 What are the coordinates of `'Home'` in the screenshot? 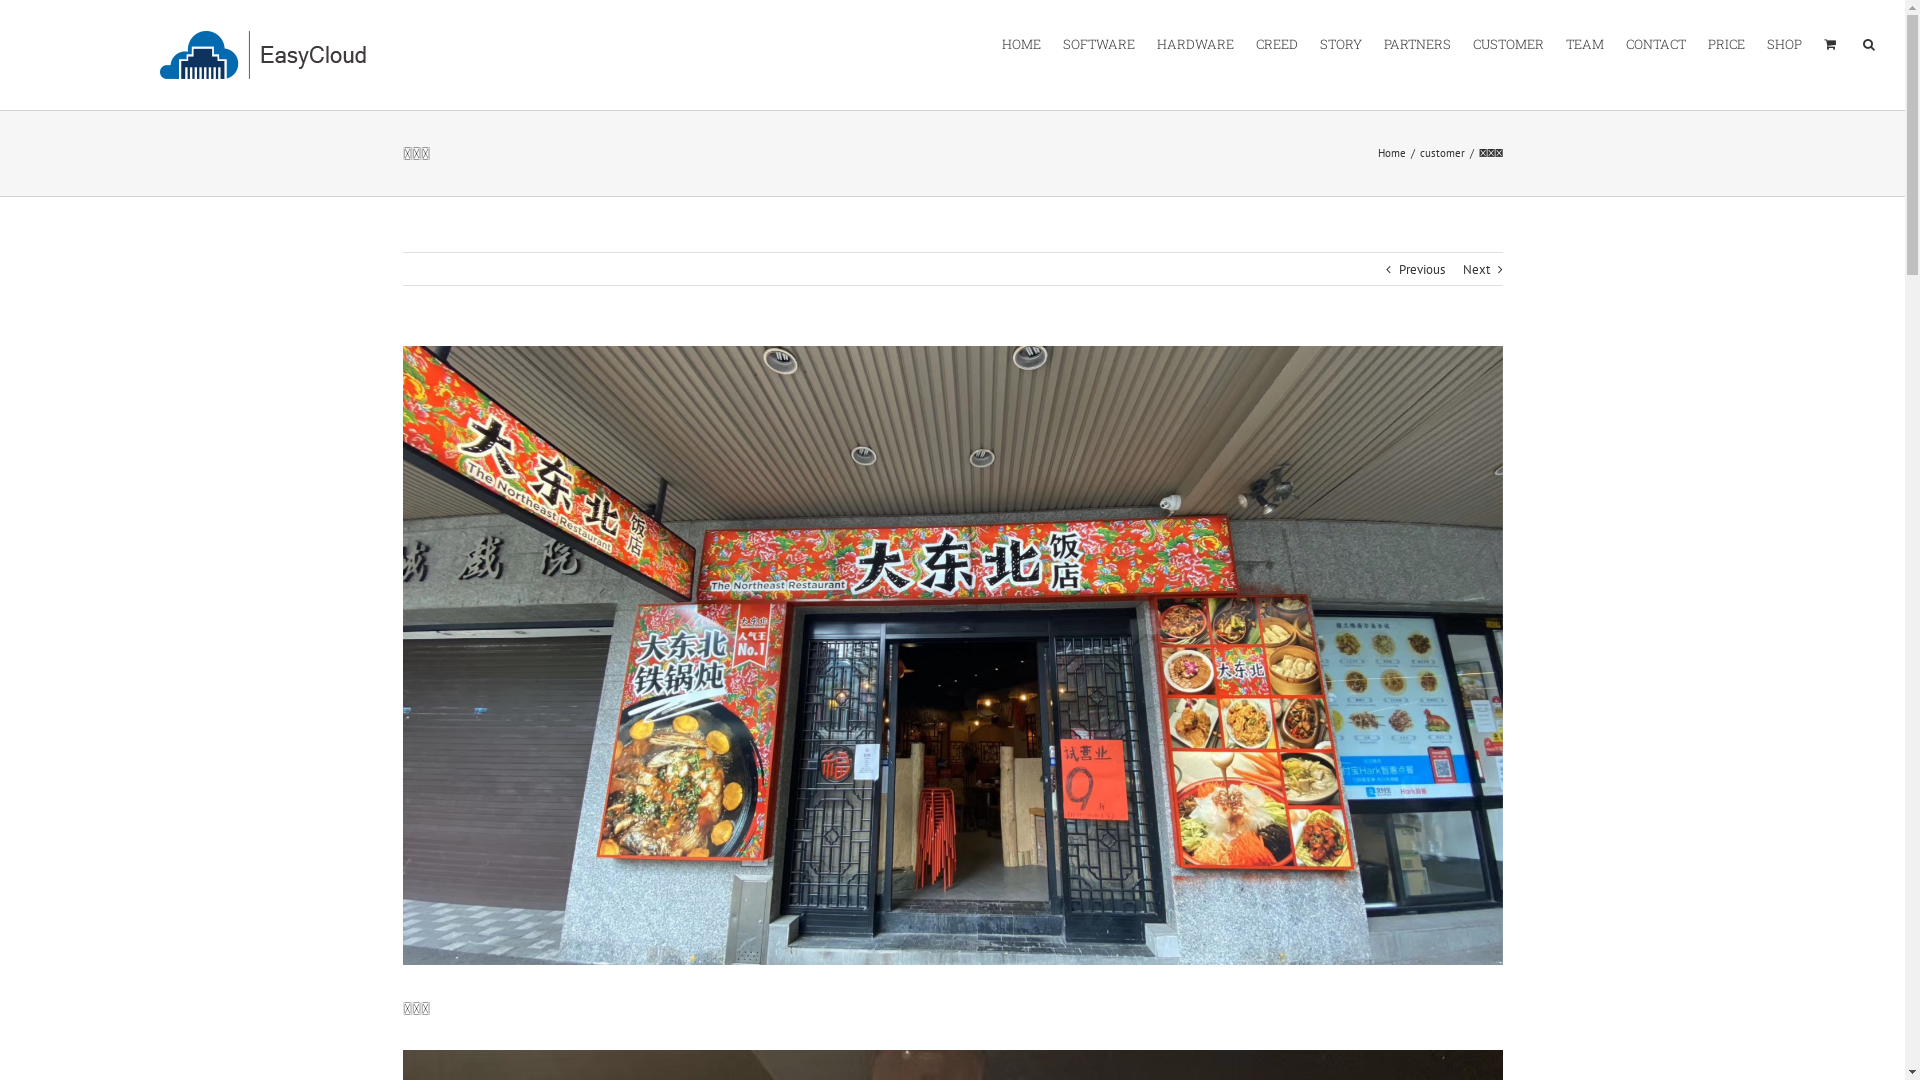 It's located at (1391, 152).